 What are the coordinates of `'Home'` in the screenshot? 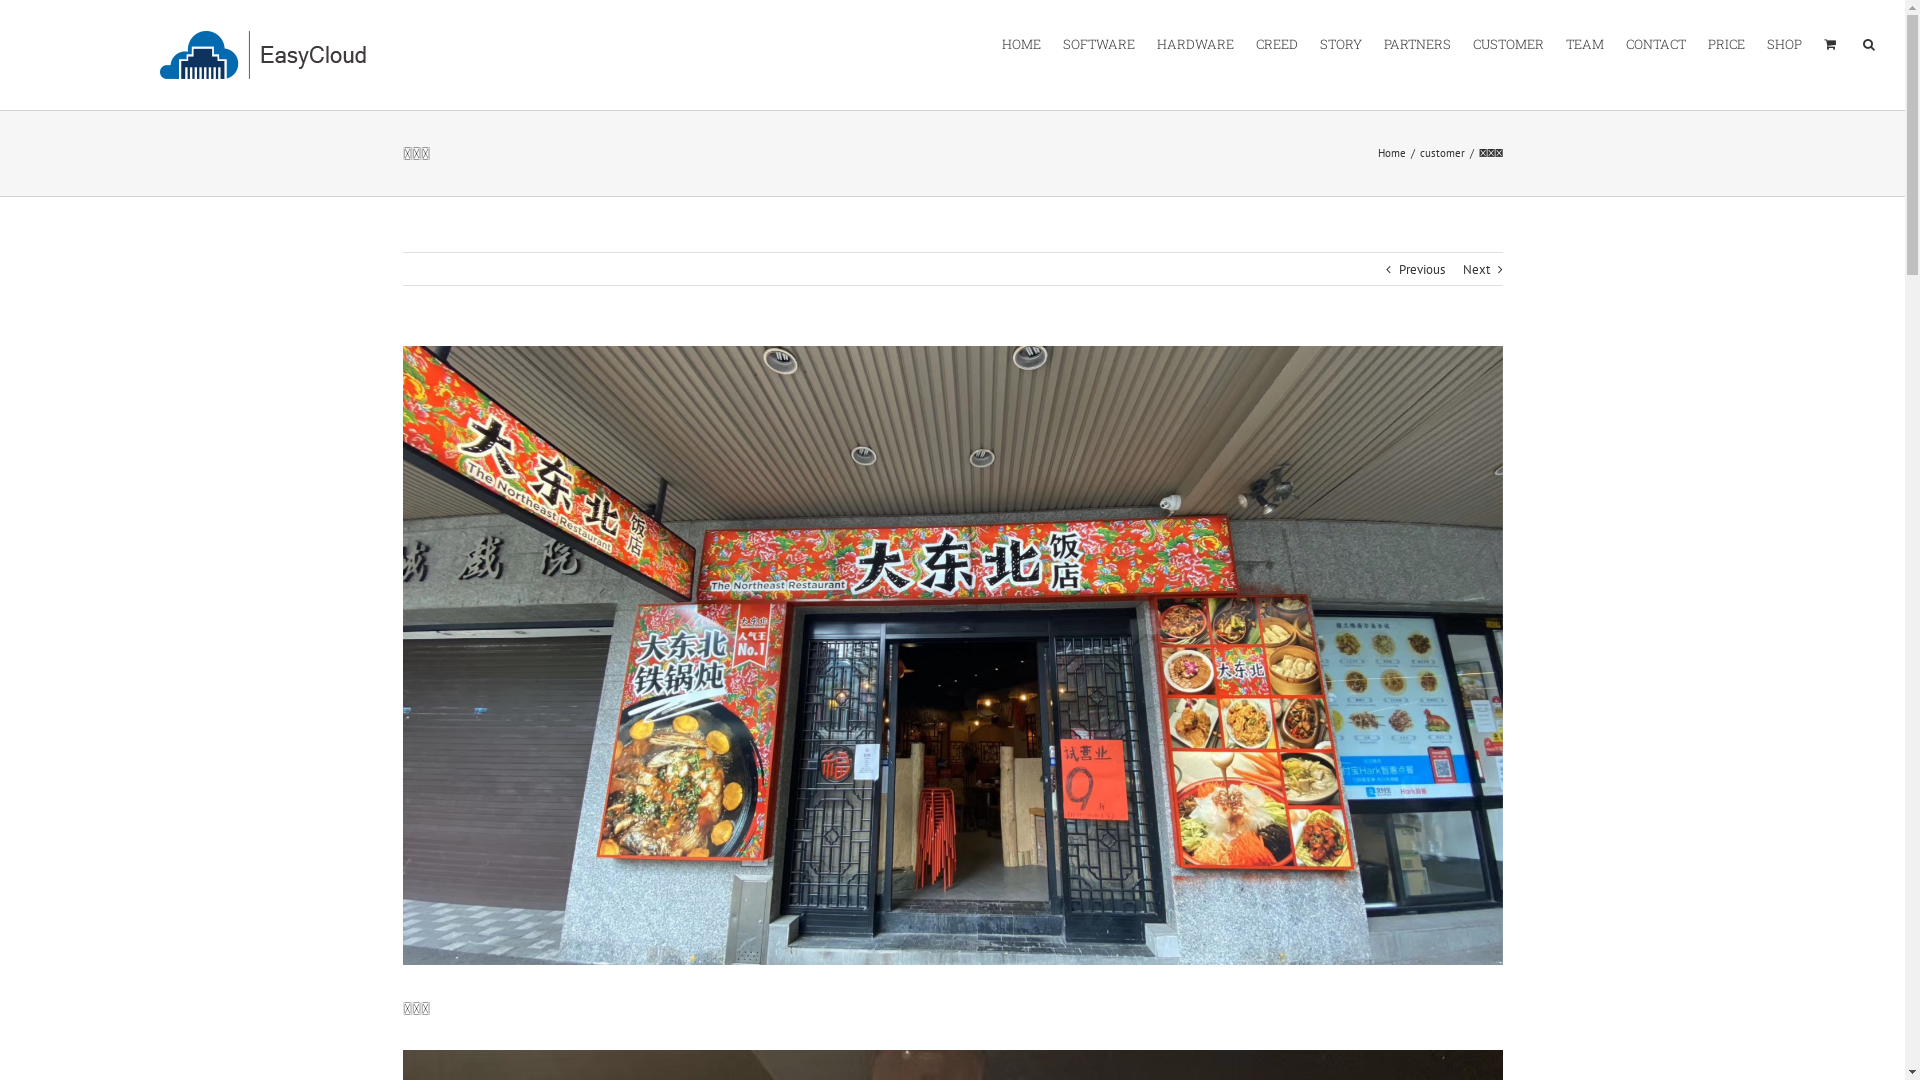 It's located at (1391, 152).